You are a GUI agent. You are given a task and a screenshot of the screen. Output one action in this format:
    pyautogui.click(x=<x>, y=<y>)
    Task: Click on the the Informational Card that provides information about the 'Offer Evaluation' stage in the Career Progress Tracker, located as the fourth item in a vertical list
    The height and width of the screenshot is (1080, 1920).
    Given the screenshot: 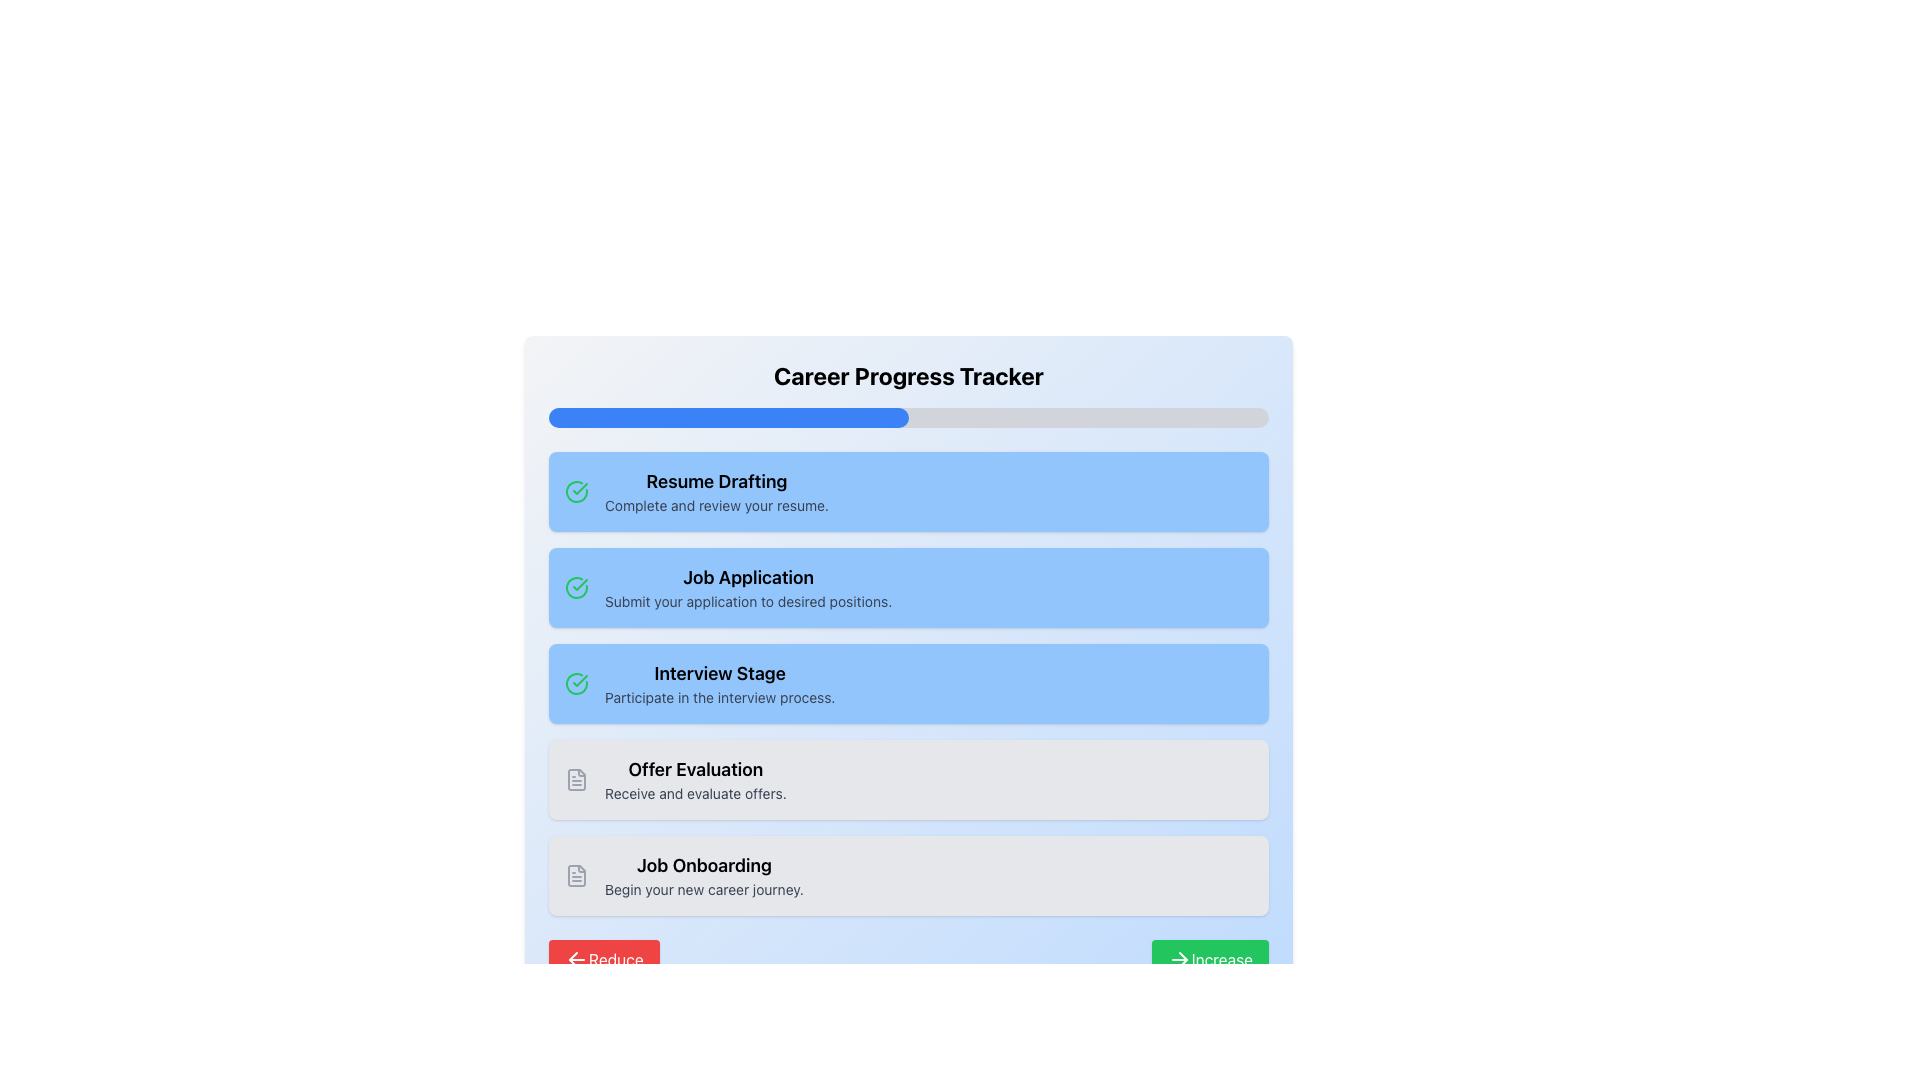 What is the action you would take?
    pyautogui.click(x=907, y=778)
    